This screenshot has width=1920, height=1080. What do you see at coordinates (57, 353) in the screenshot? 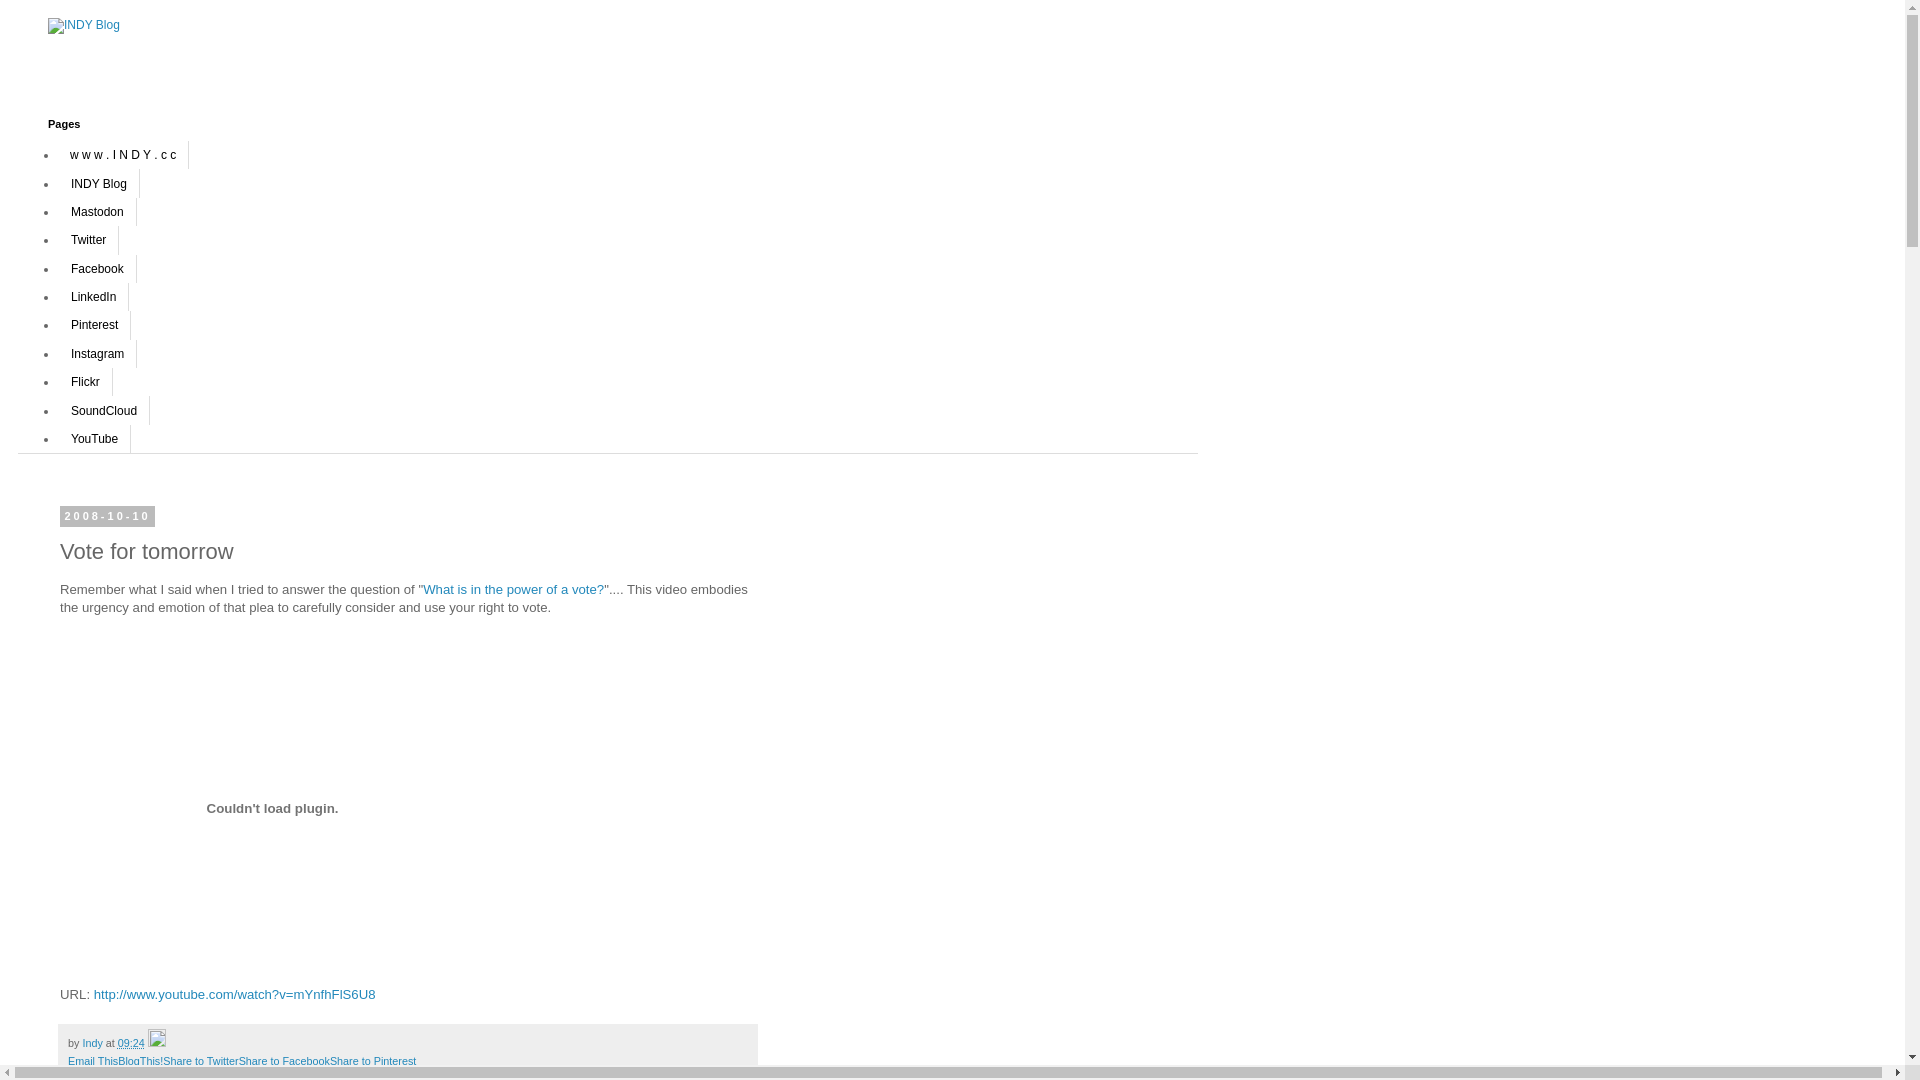
I see `'Instagram'` at bounding box center [57, 353].